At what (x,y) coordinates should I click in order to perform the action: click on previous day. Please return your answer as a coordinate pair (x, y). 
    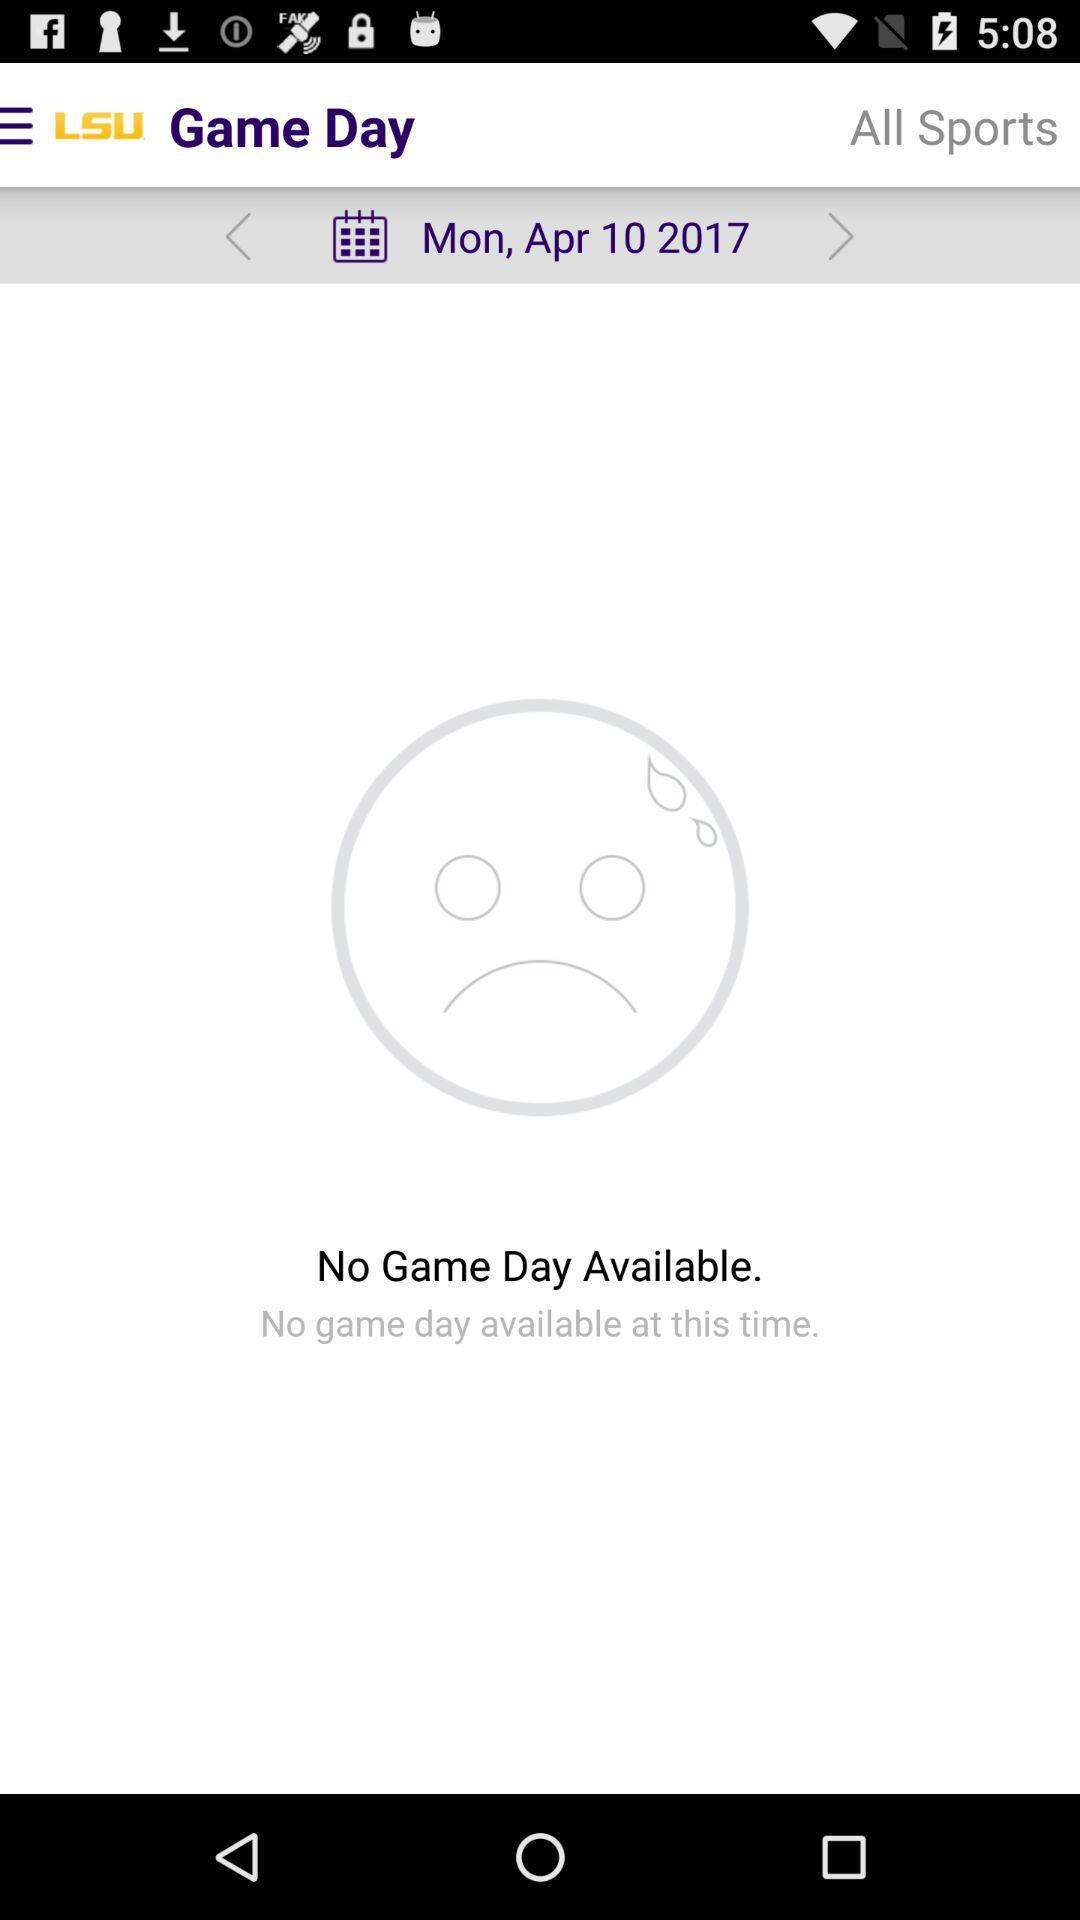
    Looking at the image, I should click on (237, 236).